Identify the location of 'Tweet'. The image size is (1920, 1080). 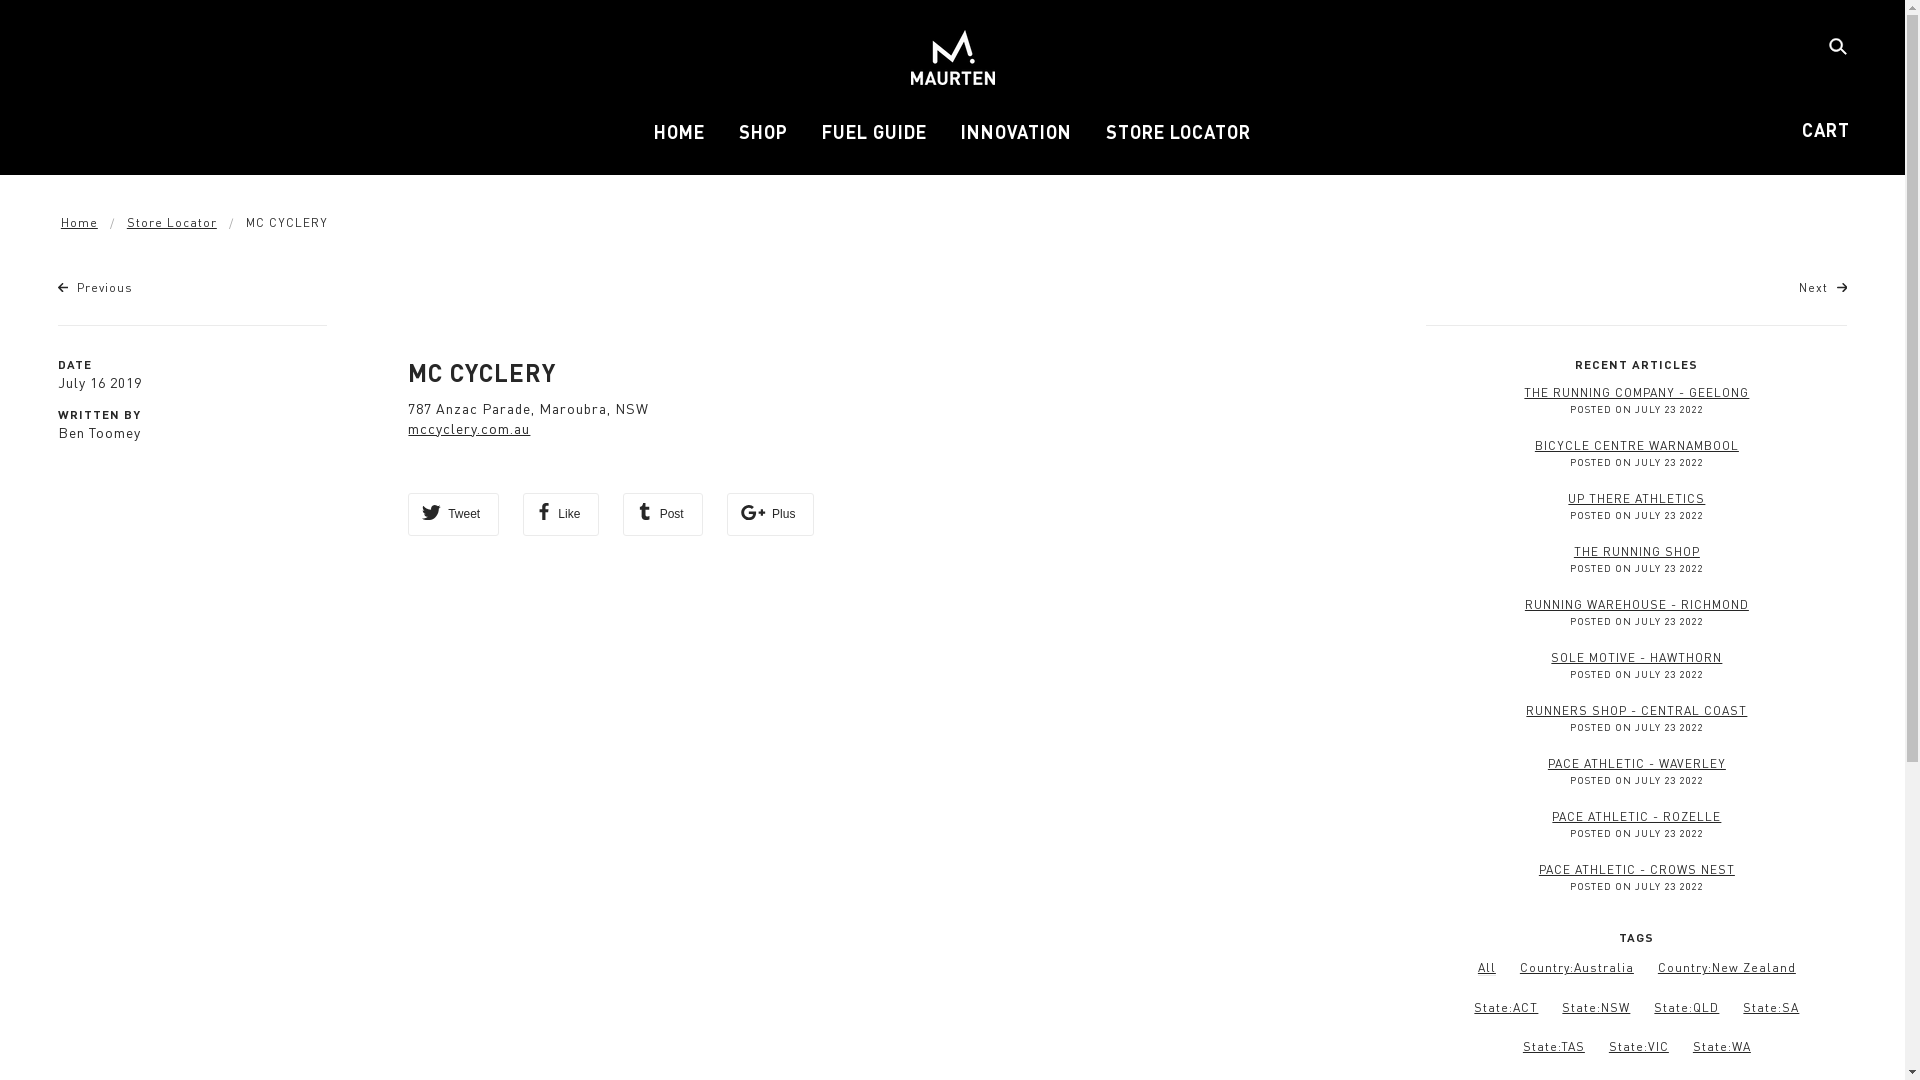
(452, 513).